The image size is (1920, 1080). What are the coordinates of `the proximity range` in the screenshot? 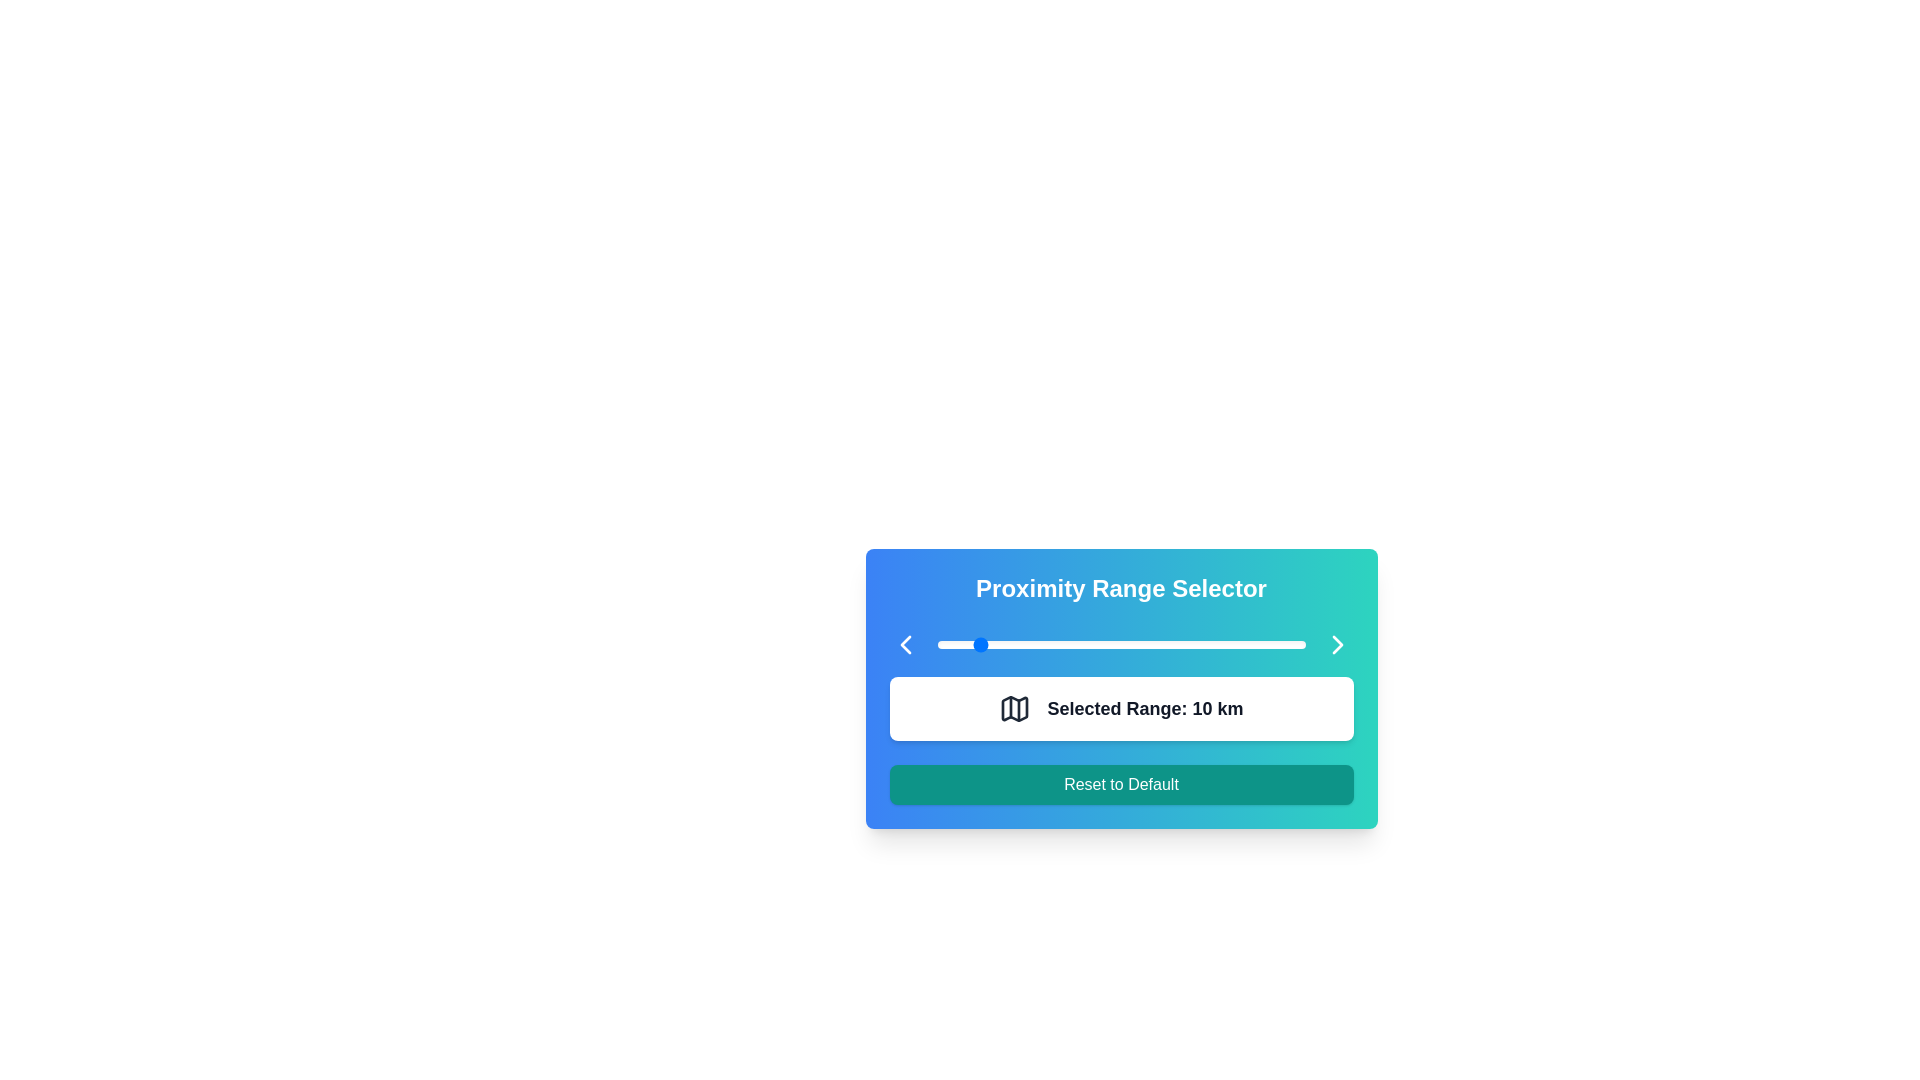 It's located at (1227, 644).